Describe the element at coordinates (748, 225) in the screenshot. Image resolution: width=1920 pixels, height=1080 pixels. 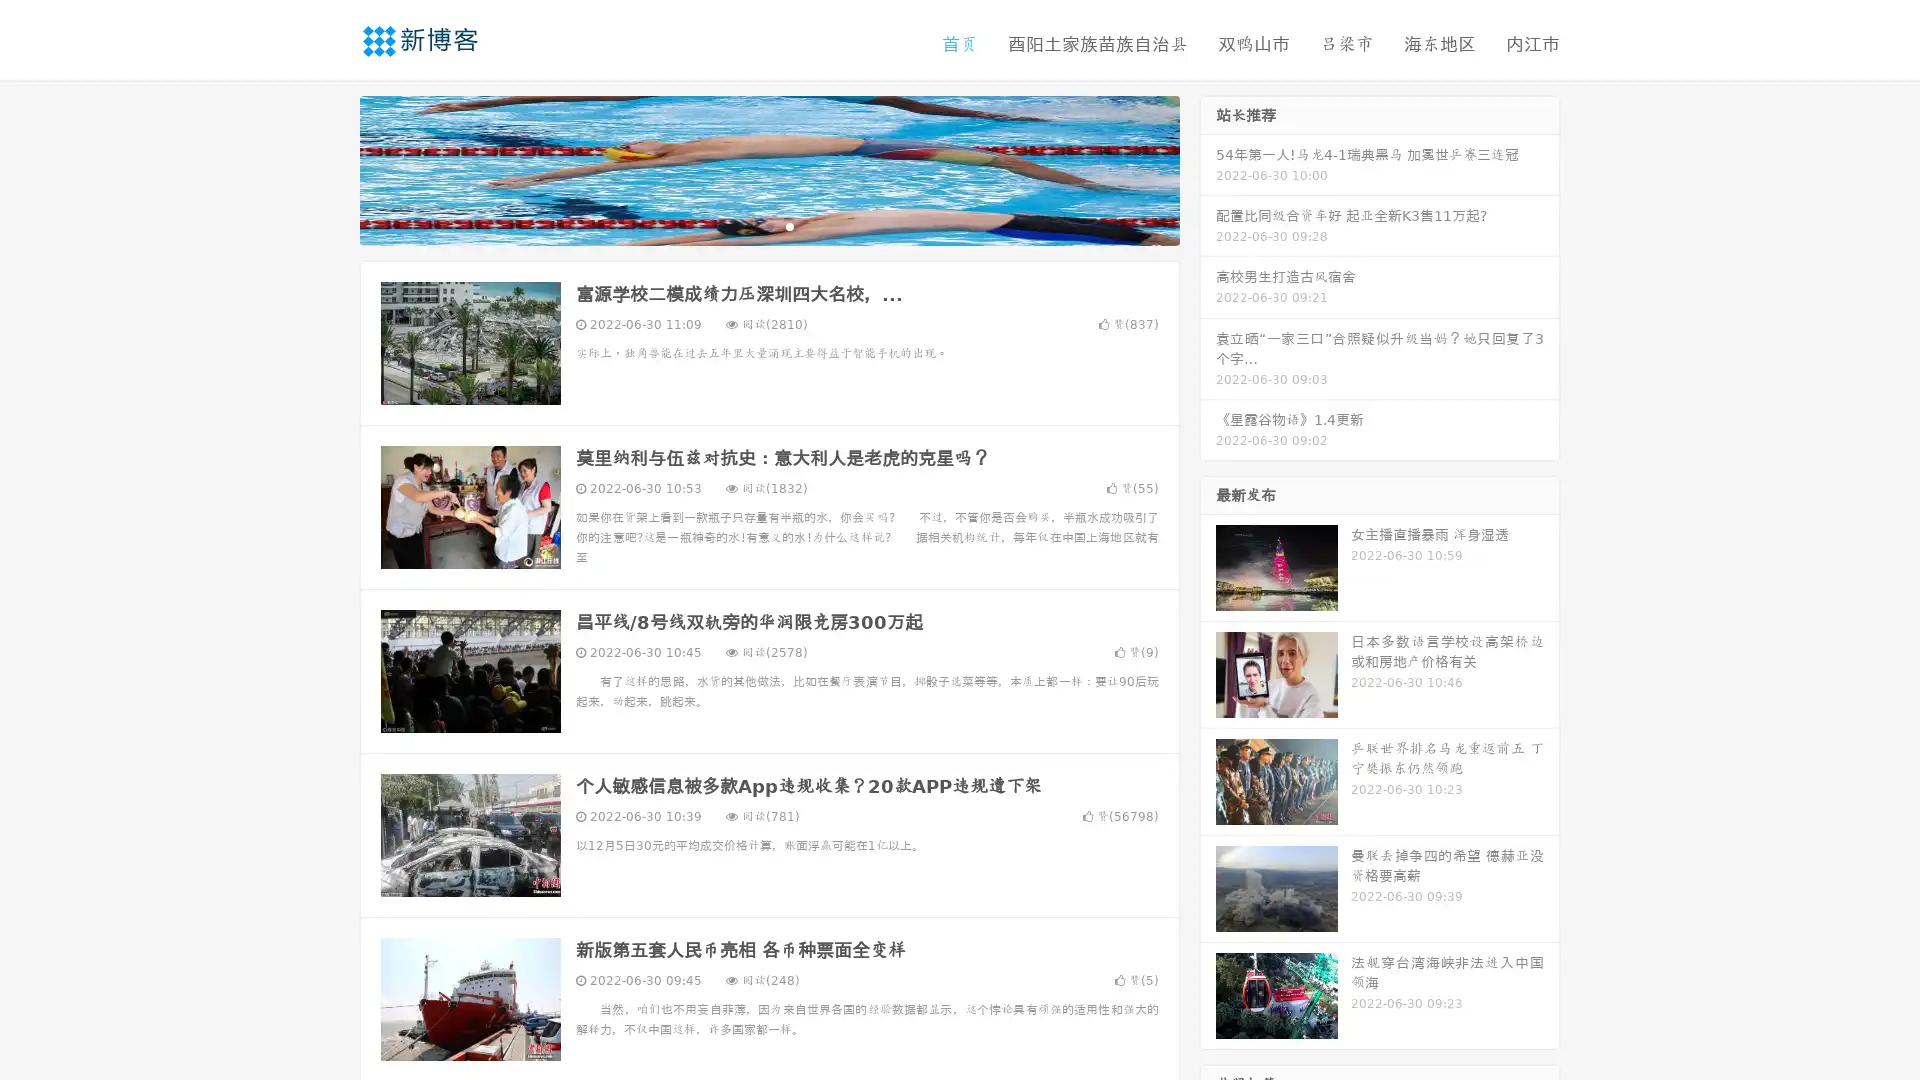
I see `Go to slide 1` at that location.